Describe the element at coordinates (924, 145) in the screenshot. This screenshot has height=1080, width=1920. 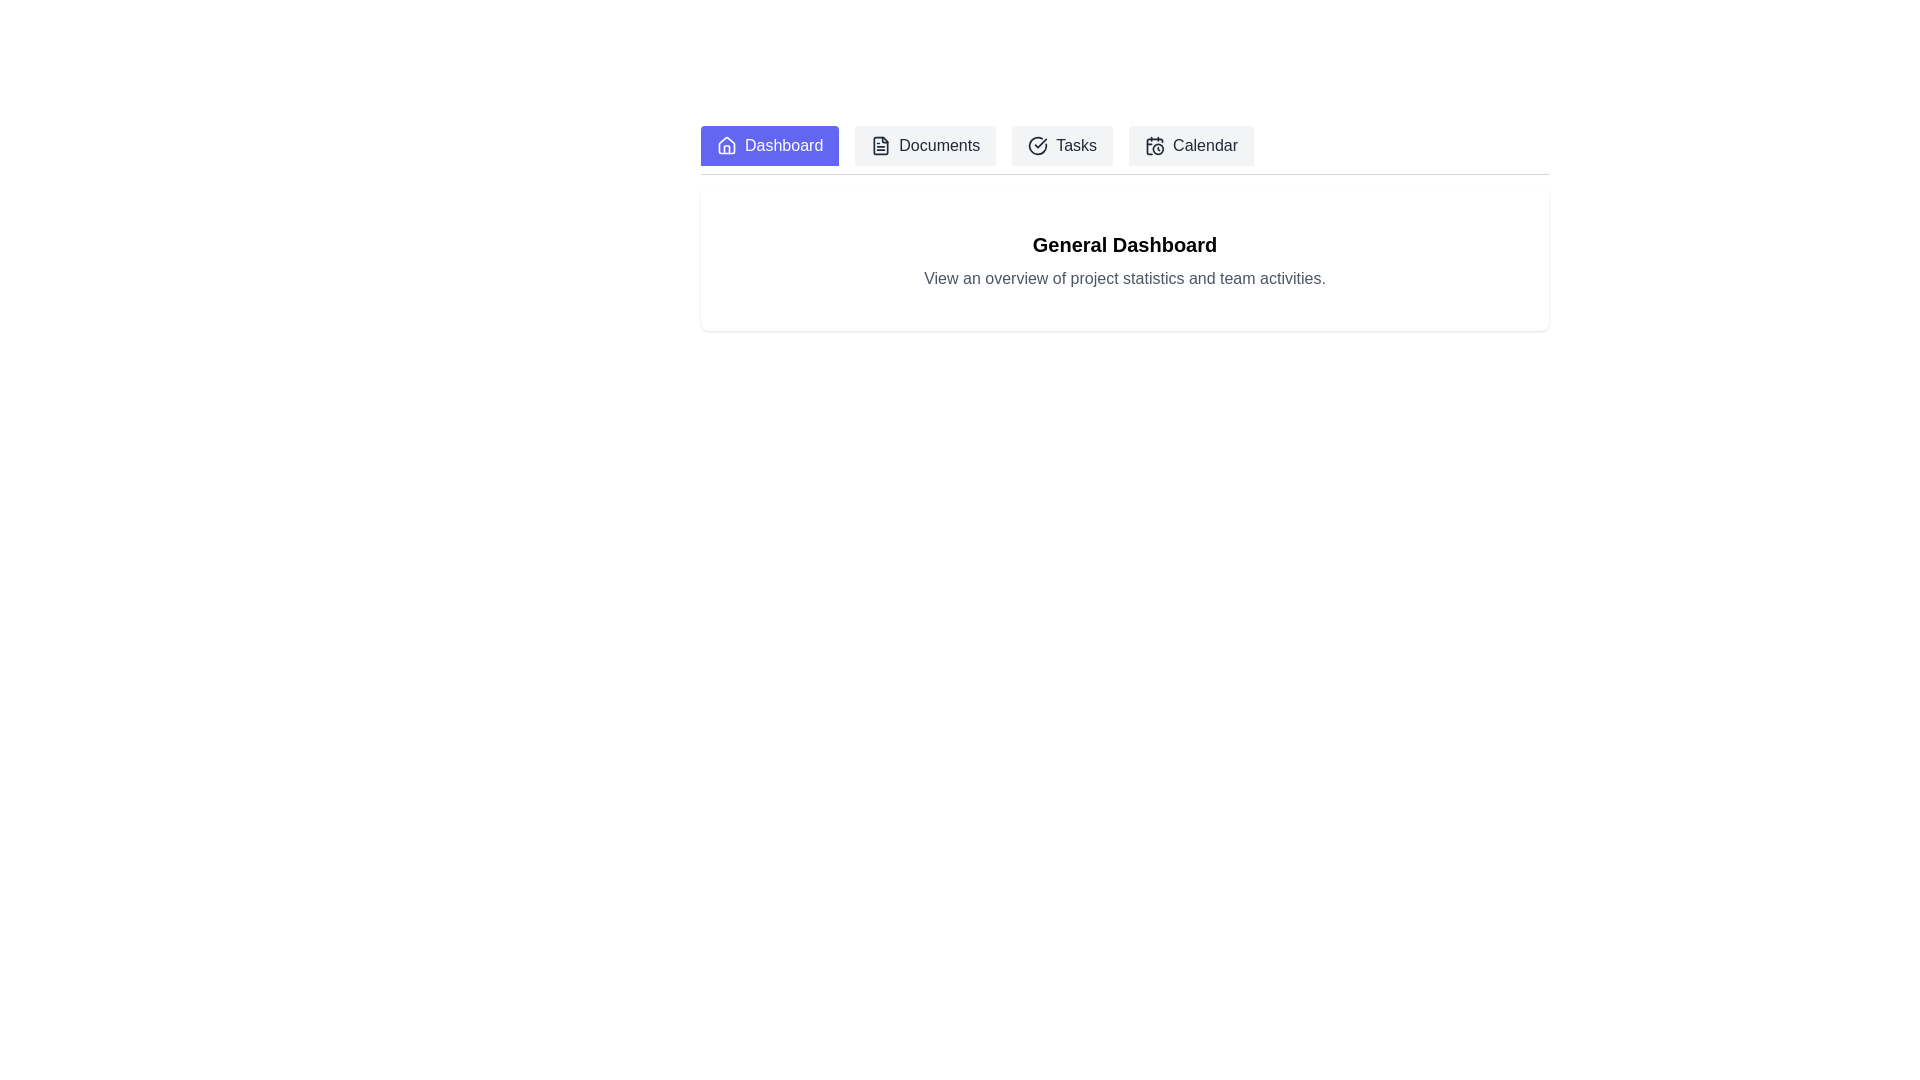
I see `the 'Documents' tab in the navigation menu` at that location.